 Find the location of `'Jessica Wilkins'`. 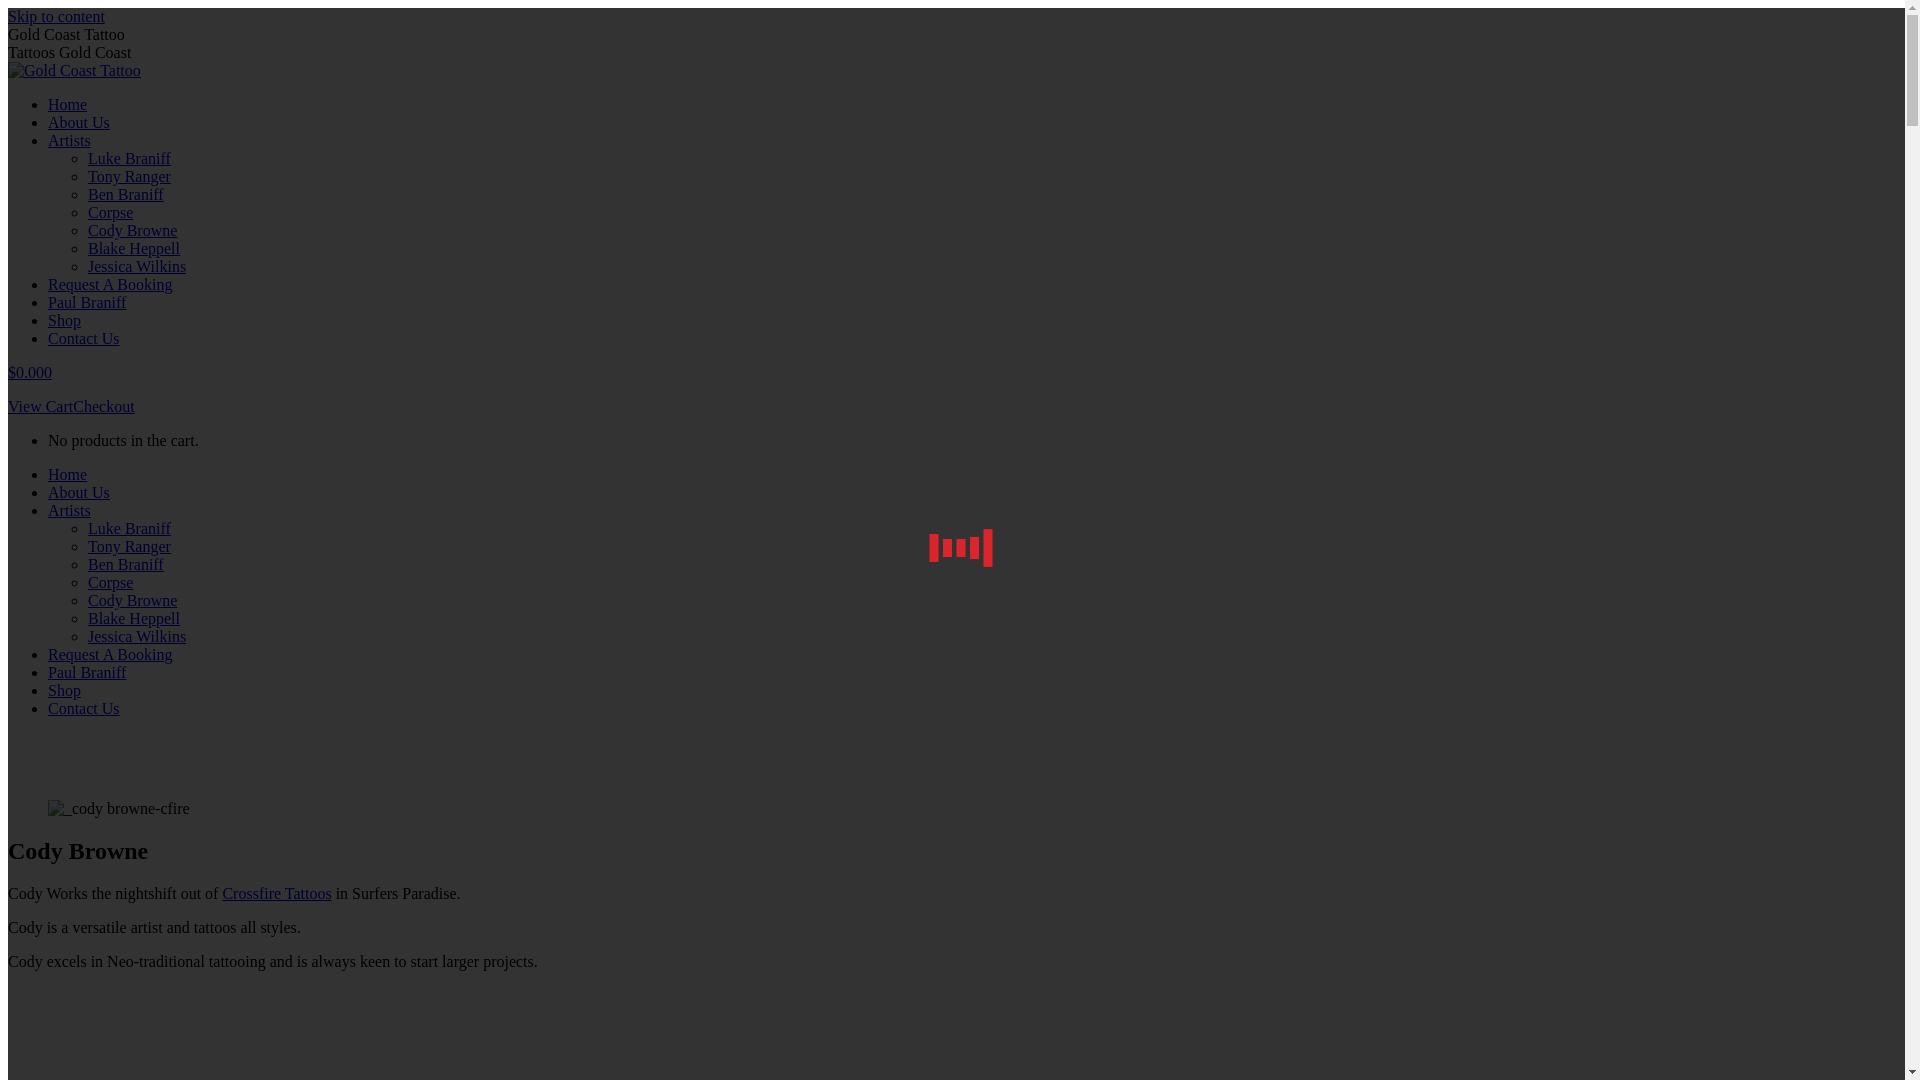

'Jessica Wilkins' is located at coordinates (136, 265).